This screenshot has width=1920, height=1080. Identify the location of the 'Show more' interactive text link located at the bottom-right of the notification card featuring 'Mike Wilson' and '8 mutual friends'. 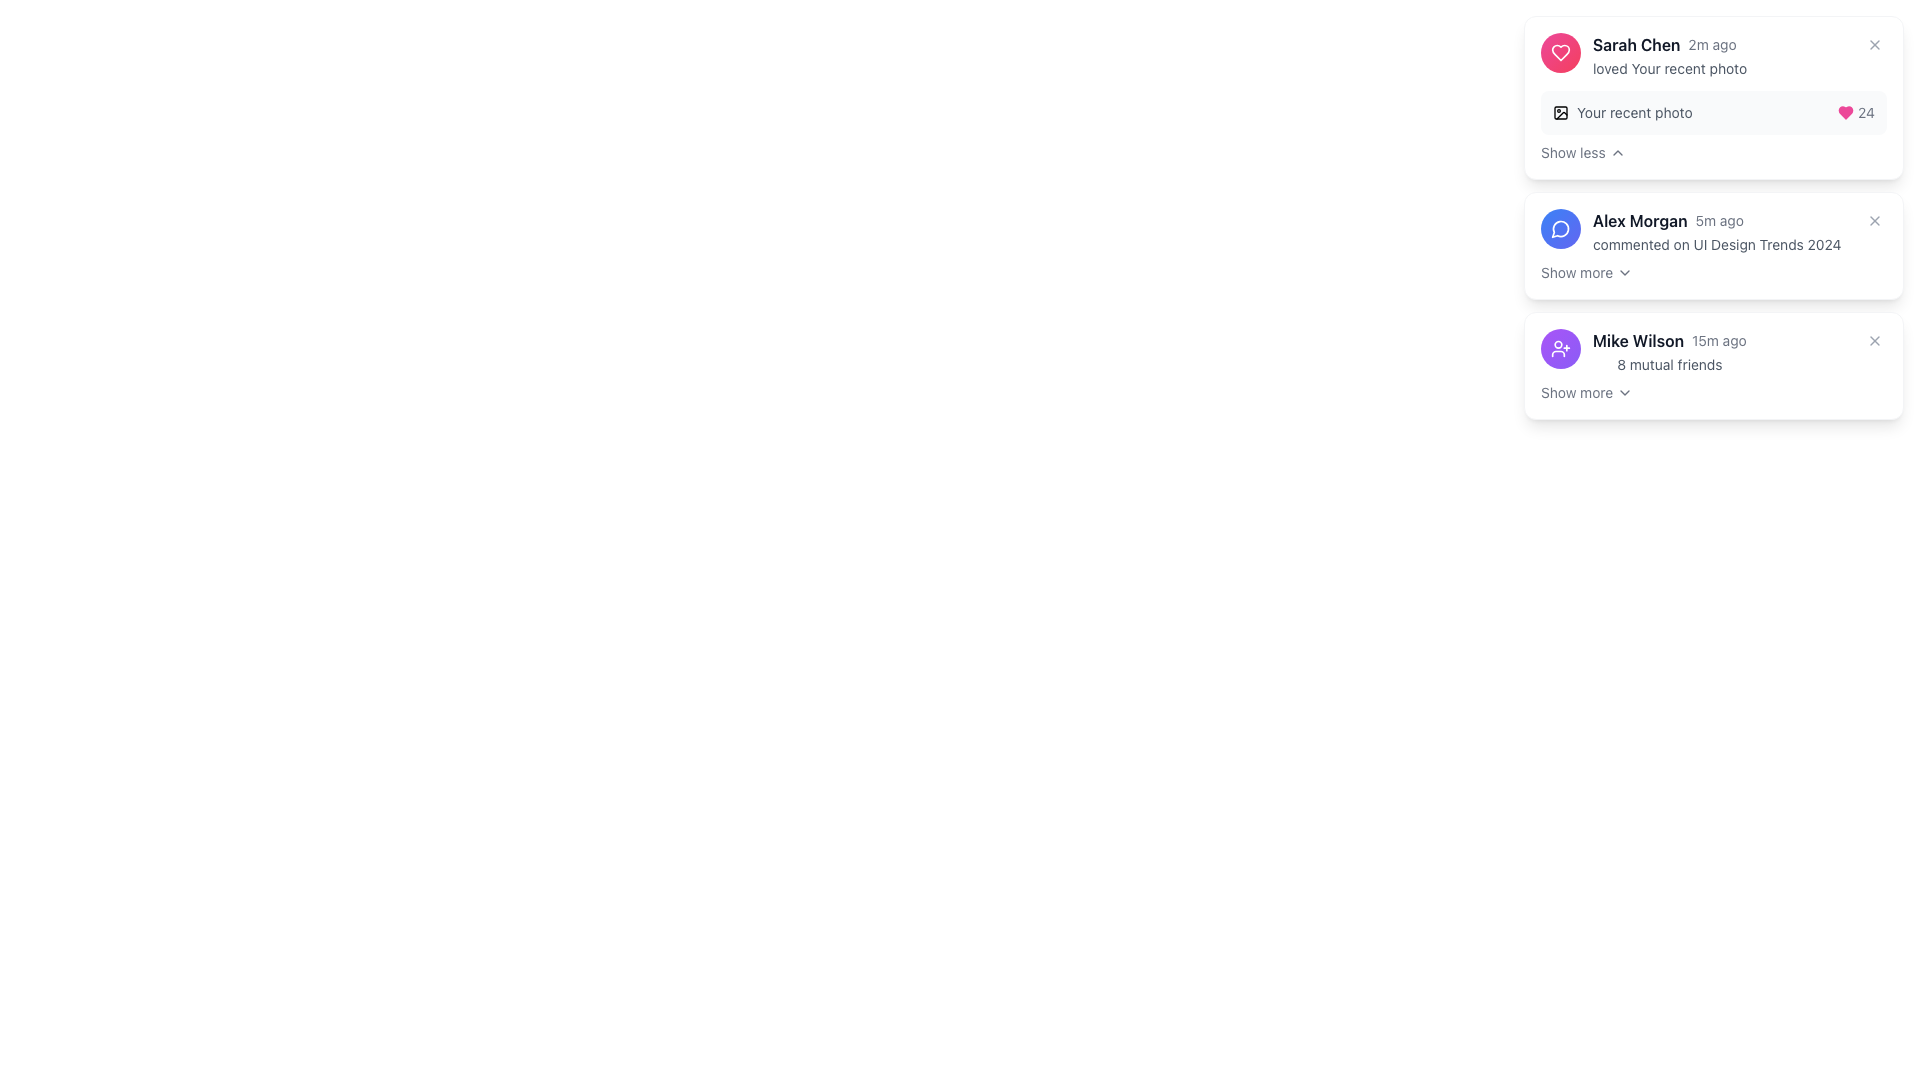
(1586, 393).